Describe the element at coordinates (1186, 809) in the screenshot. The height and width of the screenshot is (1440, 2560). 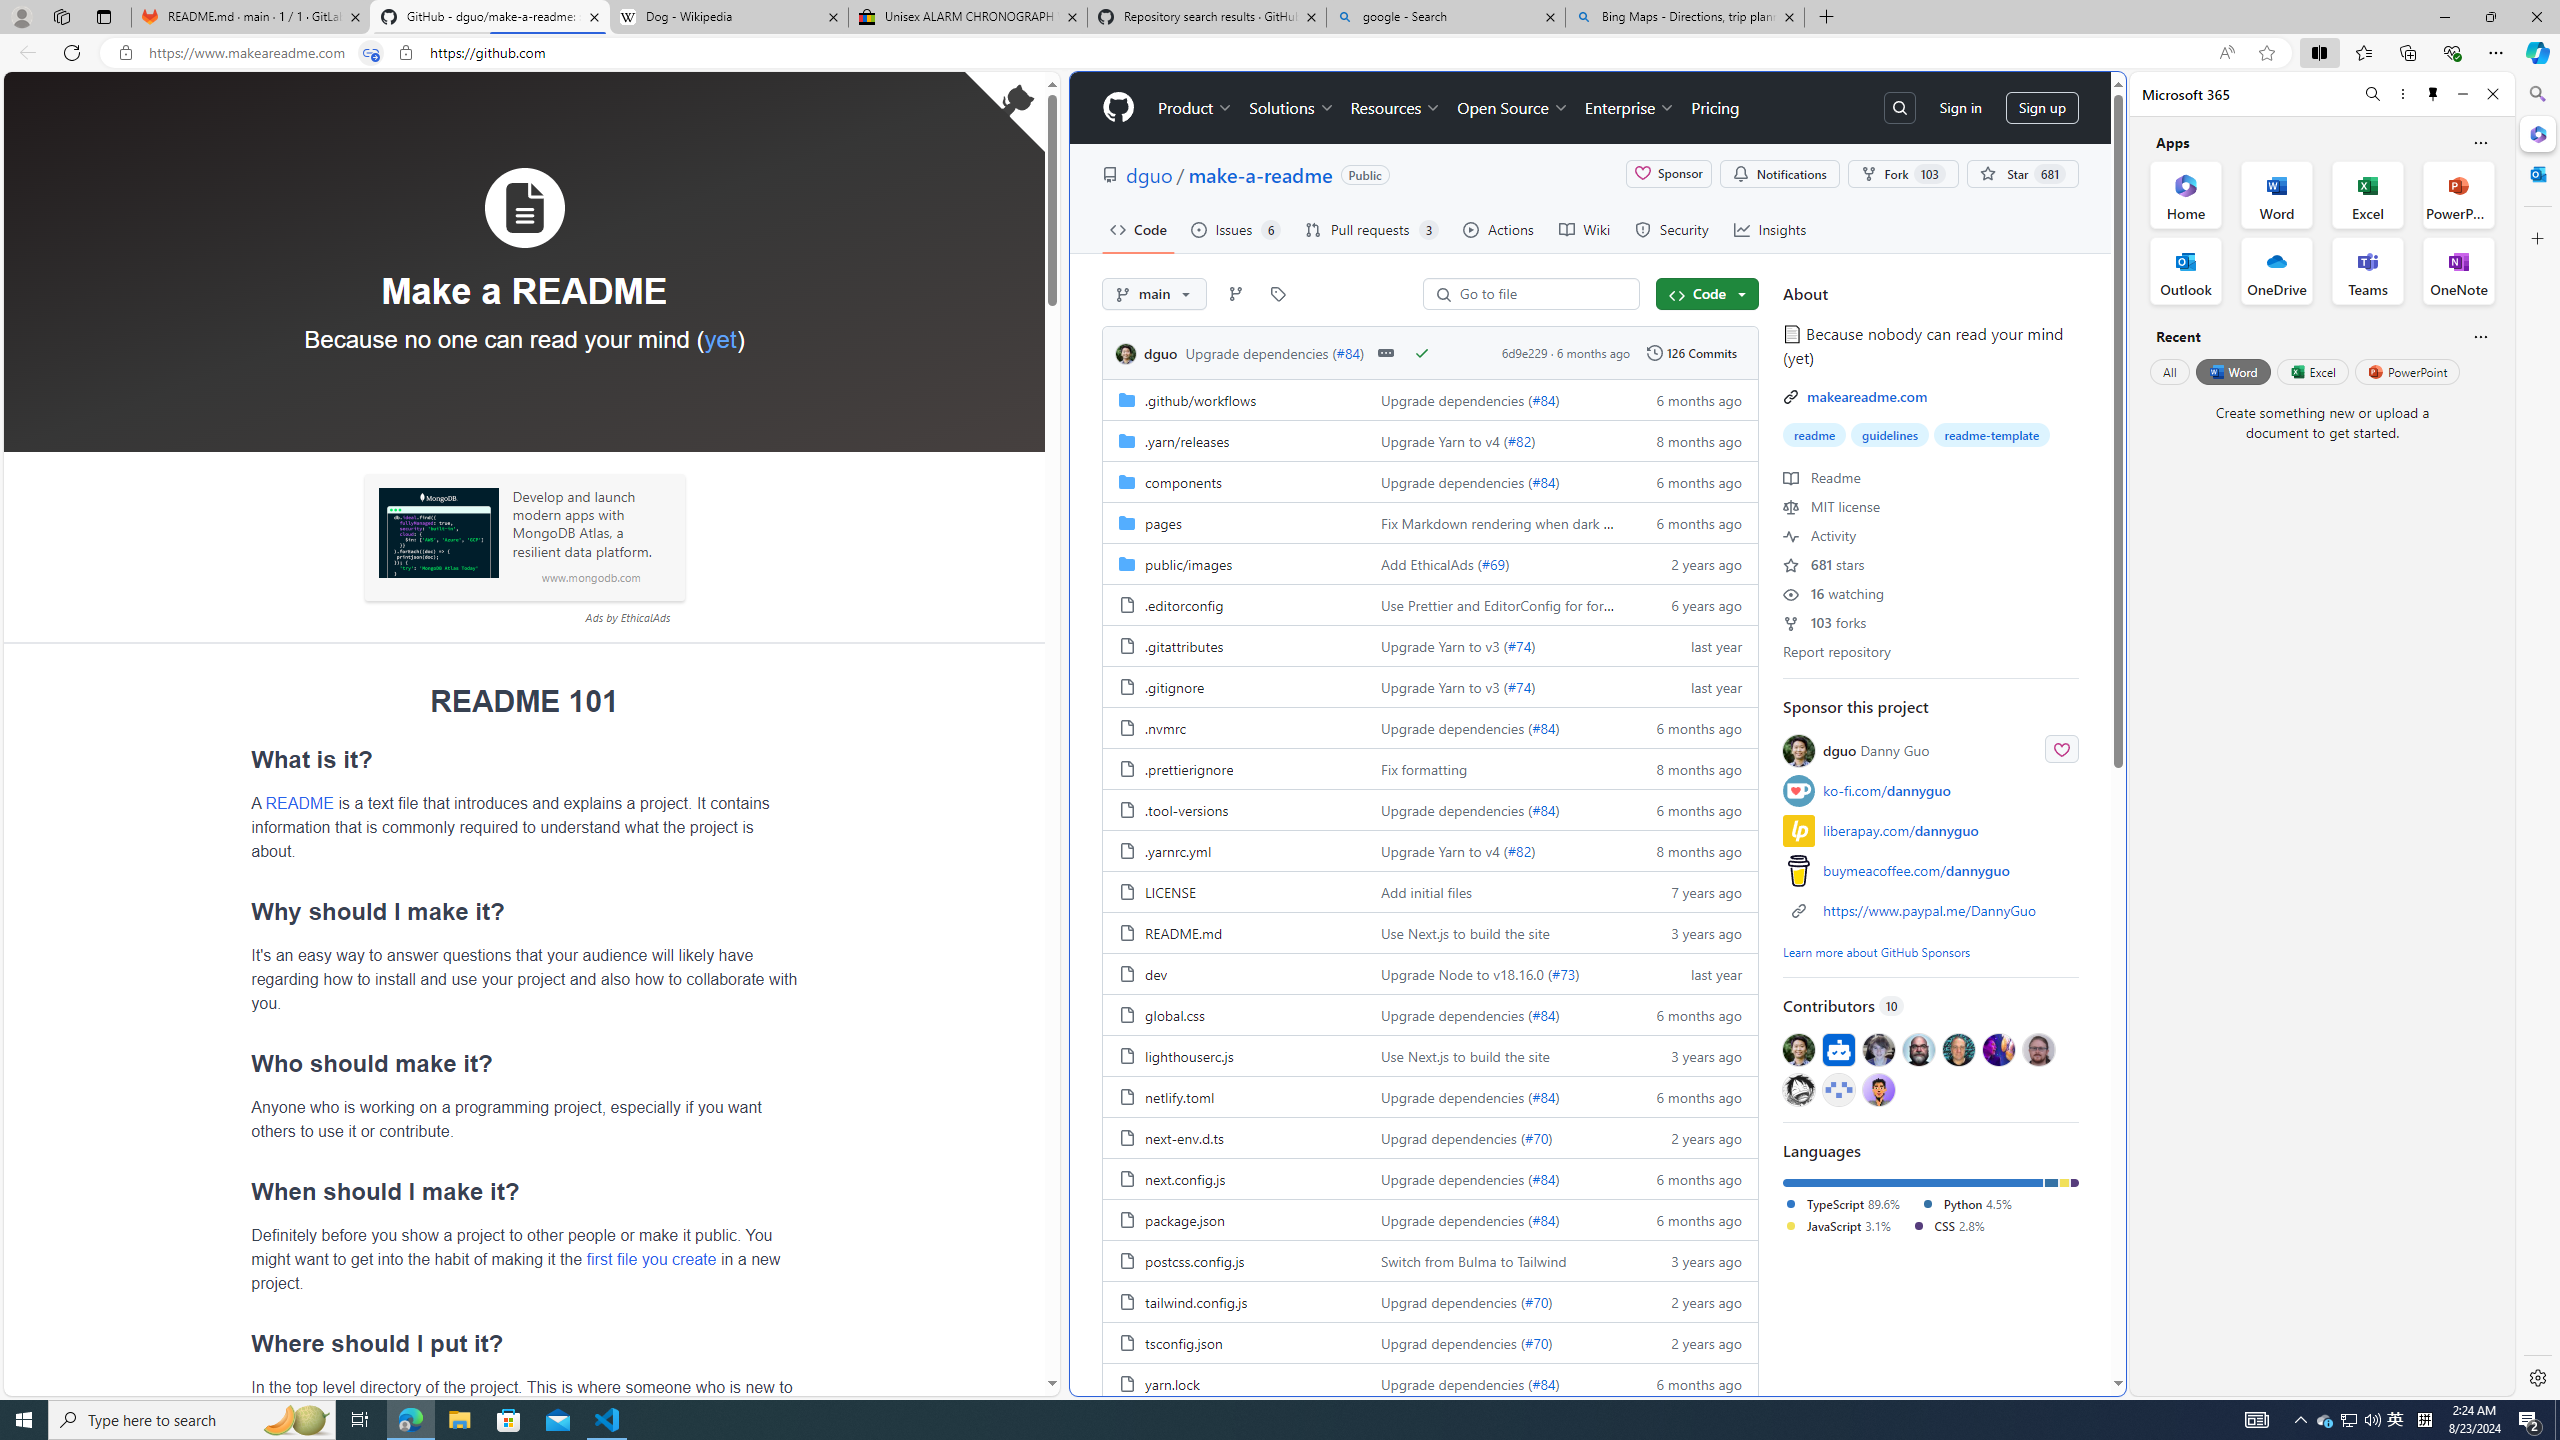
I see `'.tool-versions, (File)'` at that location.